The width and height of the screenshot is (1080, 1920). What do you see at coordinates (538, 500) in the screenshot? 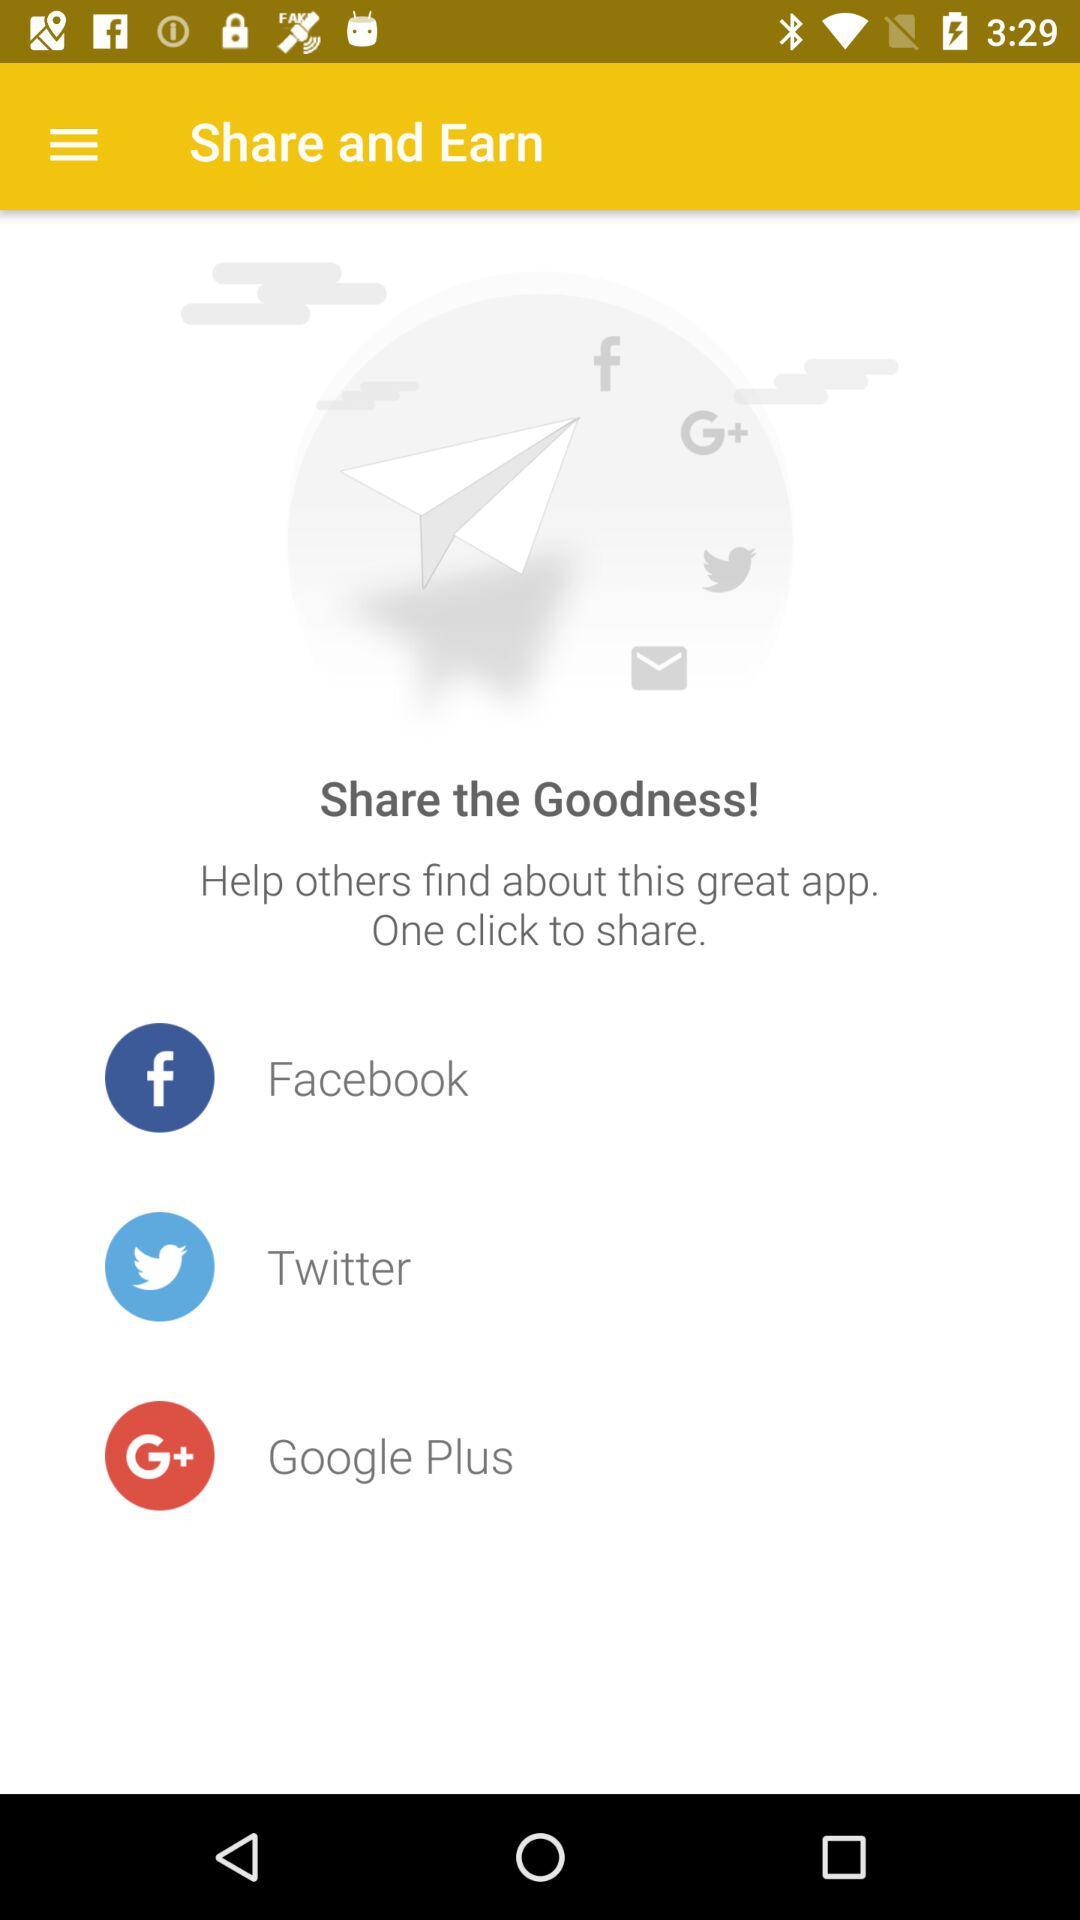
I see `icon above the share the goodness! item` at bounding box center [538, 500].